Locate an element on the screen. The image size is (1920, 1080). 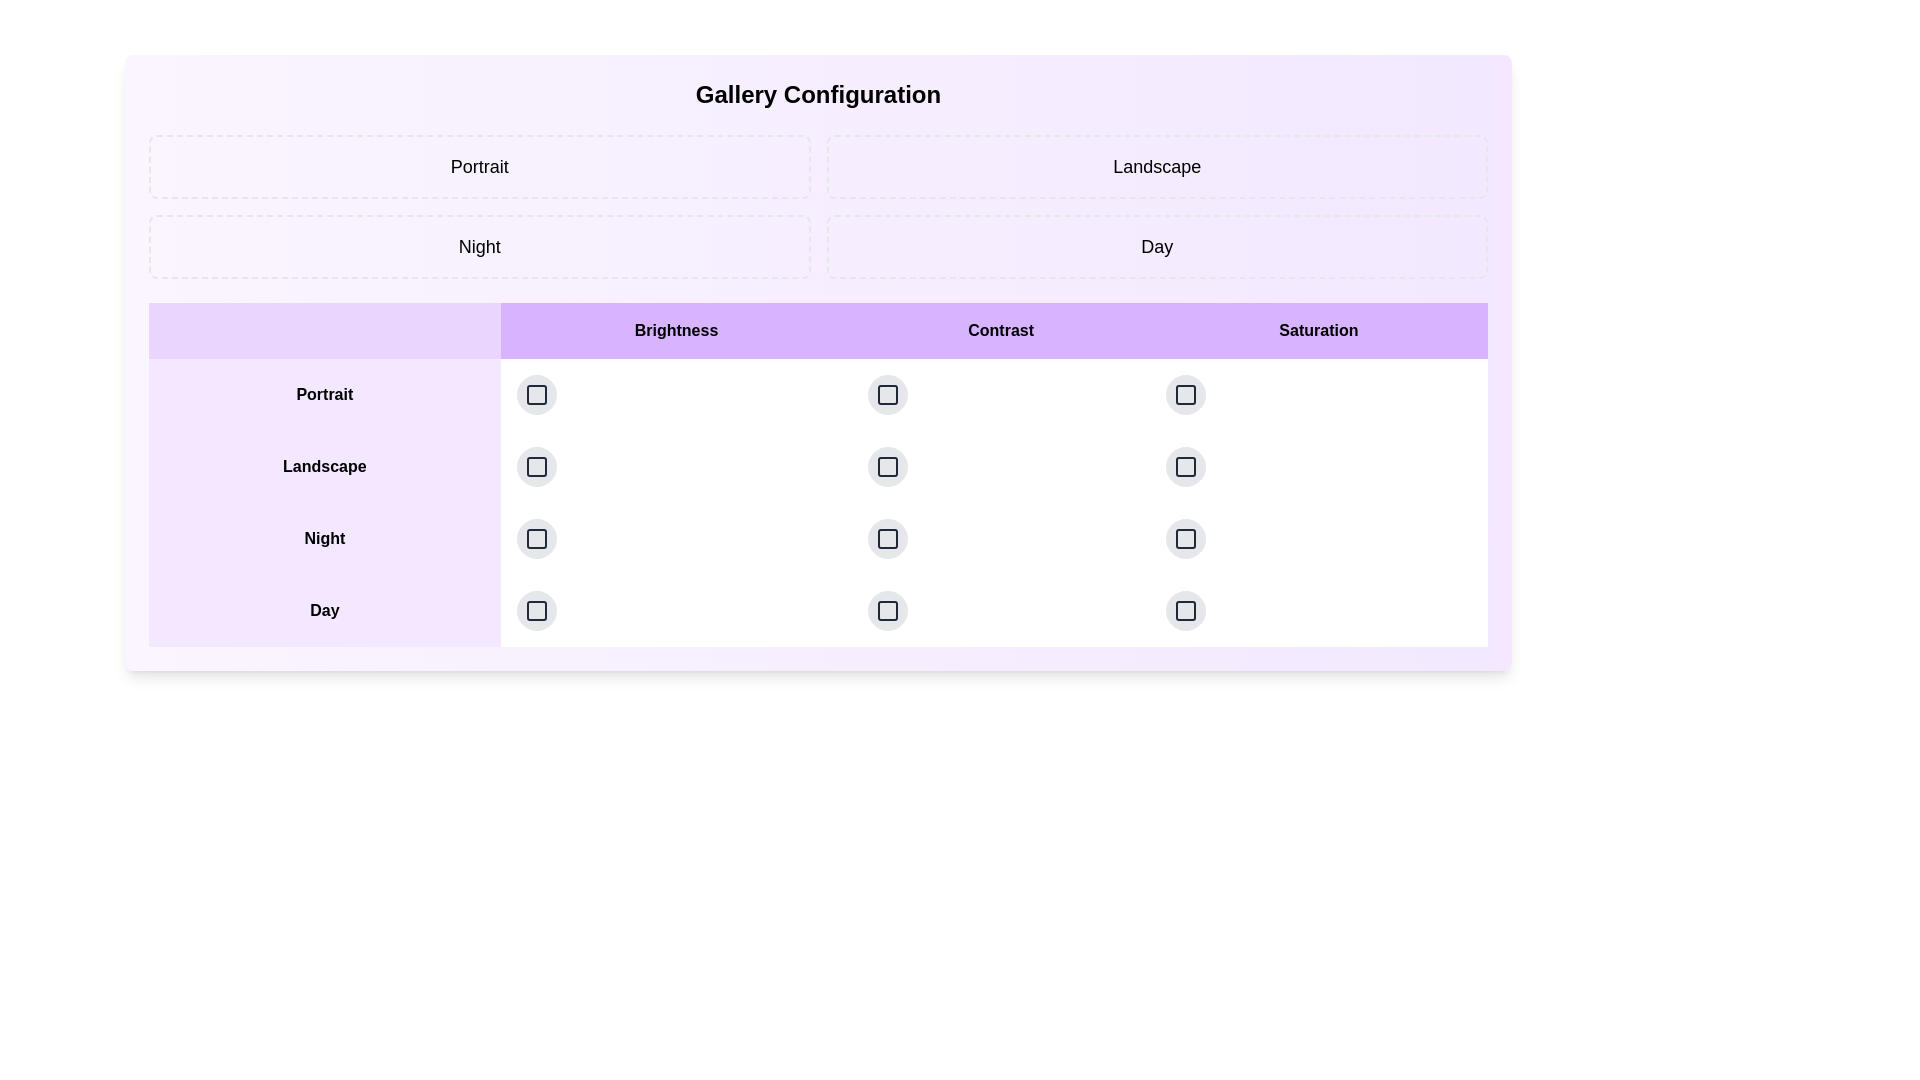
the checkbox in the topmost row under the 'Contrast' column for the 'Portrait' mode is located at coordinates (887, 394).